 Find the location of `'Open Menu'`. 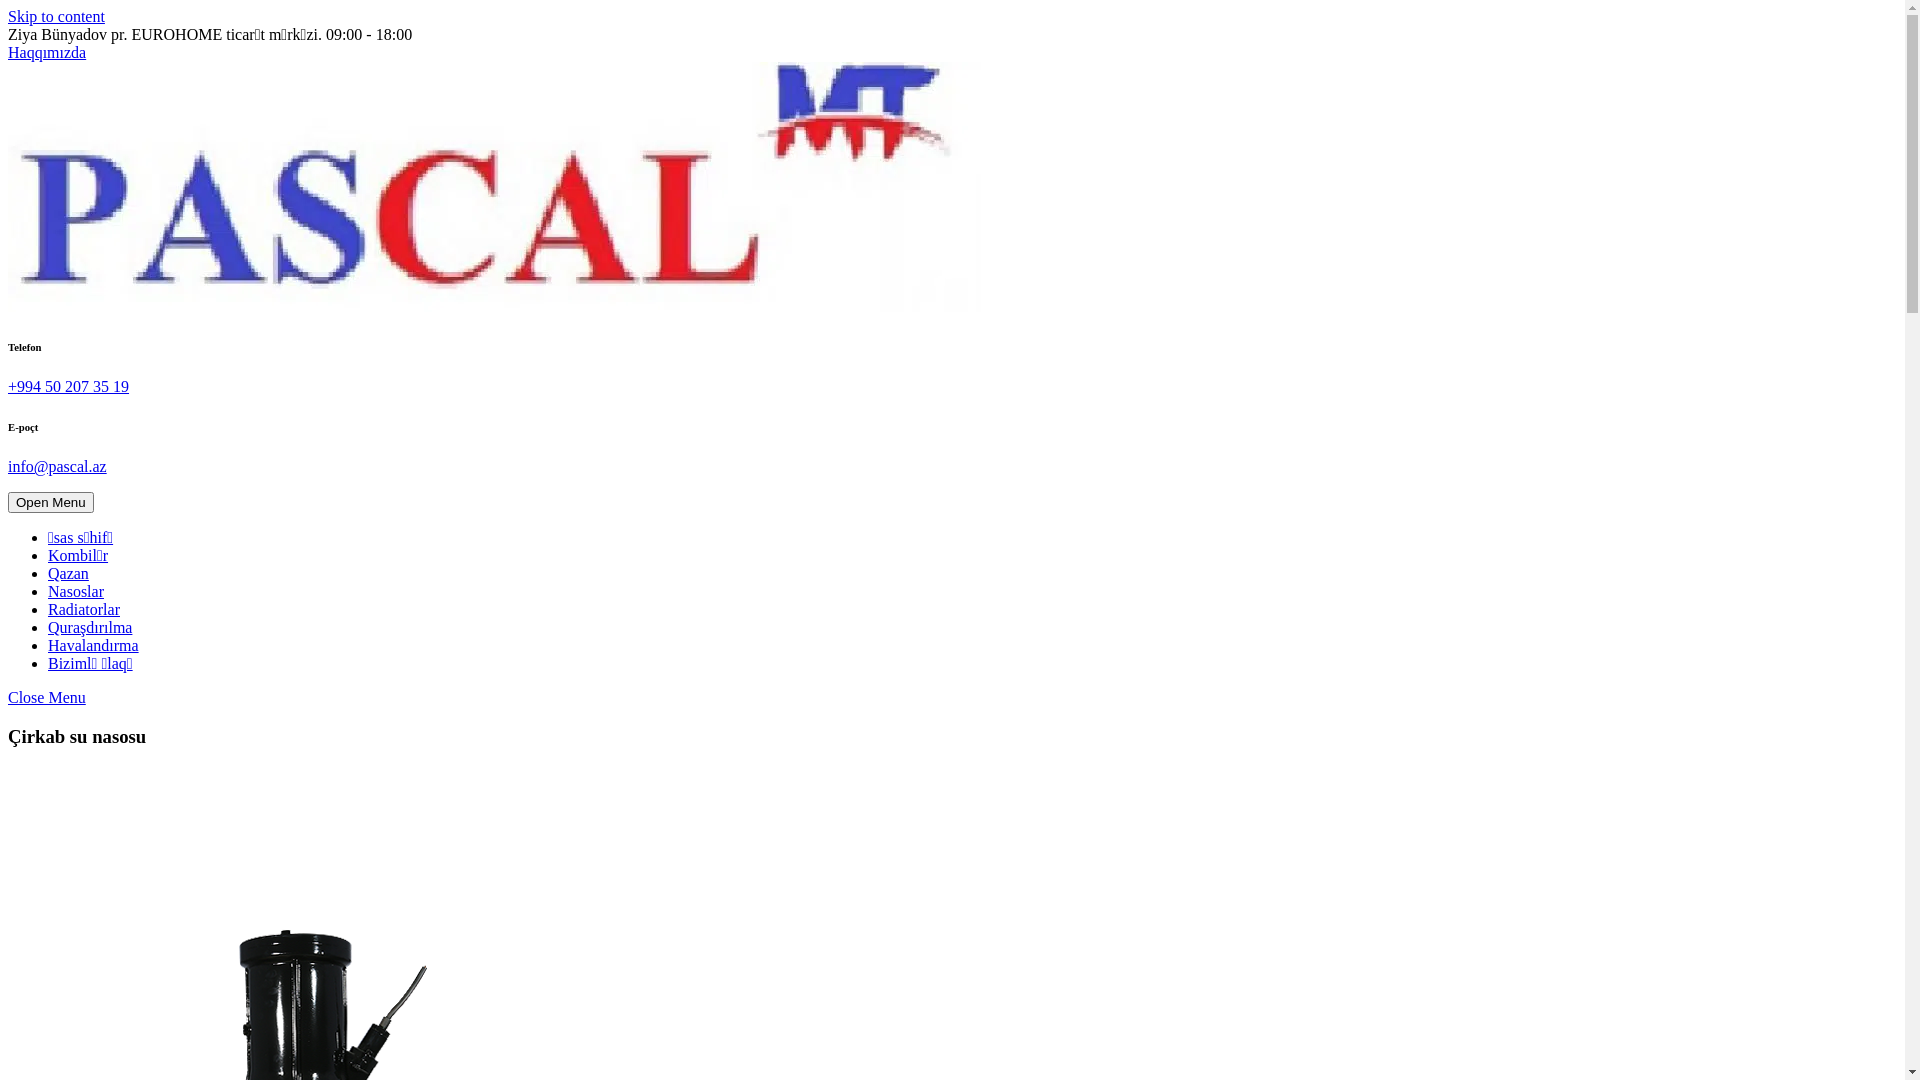

'Open Menu' is located at coordinates (51, 501).